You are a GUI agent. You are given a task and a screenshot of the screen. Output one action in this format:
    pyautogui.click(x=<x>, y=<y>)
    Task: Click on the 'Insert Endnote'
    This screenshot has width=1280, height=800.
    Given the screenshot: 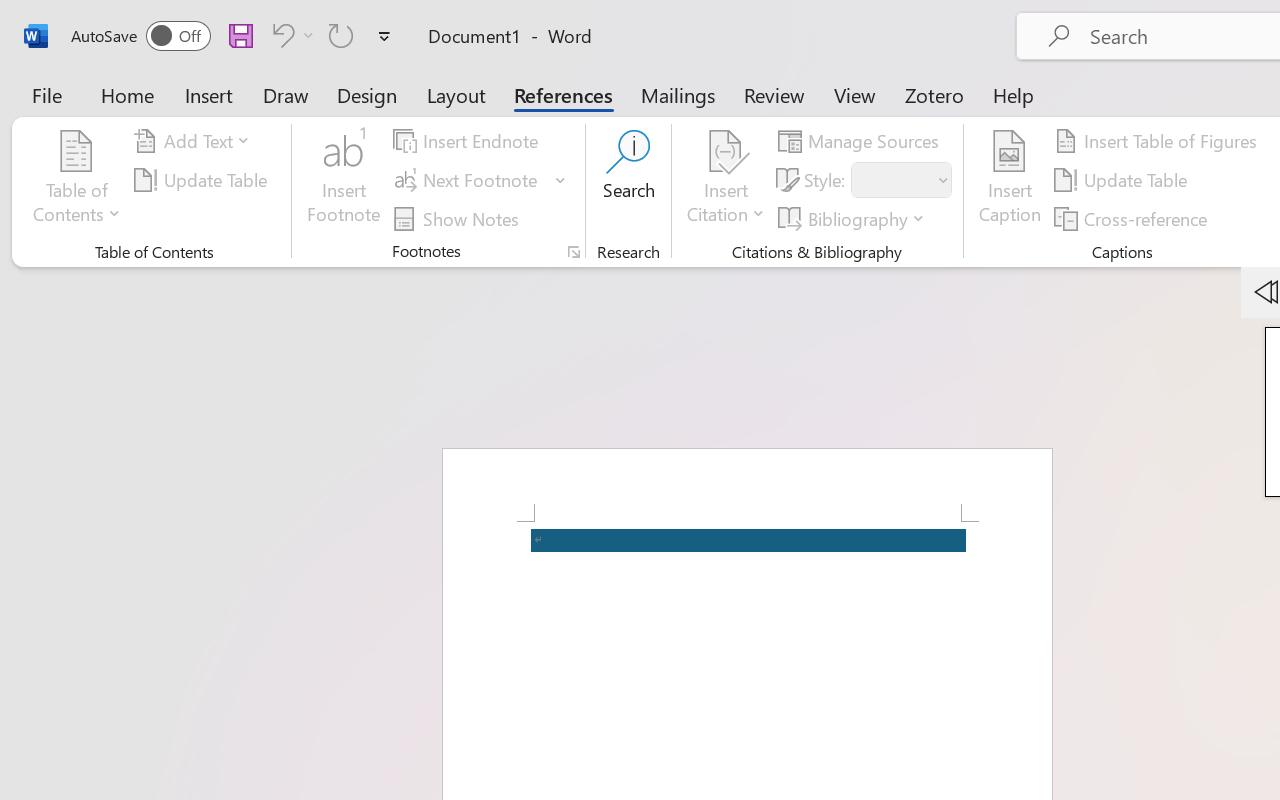 What is the action you would take?
    pyautogui.click(x=467, y=141)
    